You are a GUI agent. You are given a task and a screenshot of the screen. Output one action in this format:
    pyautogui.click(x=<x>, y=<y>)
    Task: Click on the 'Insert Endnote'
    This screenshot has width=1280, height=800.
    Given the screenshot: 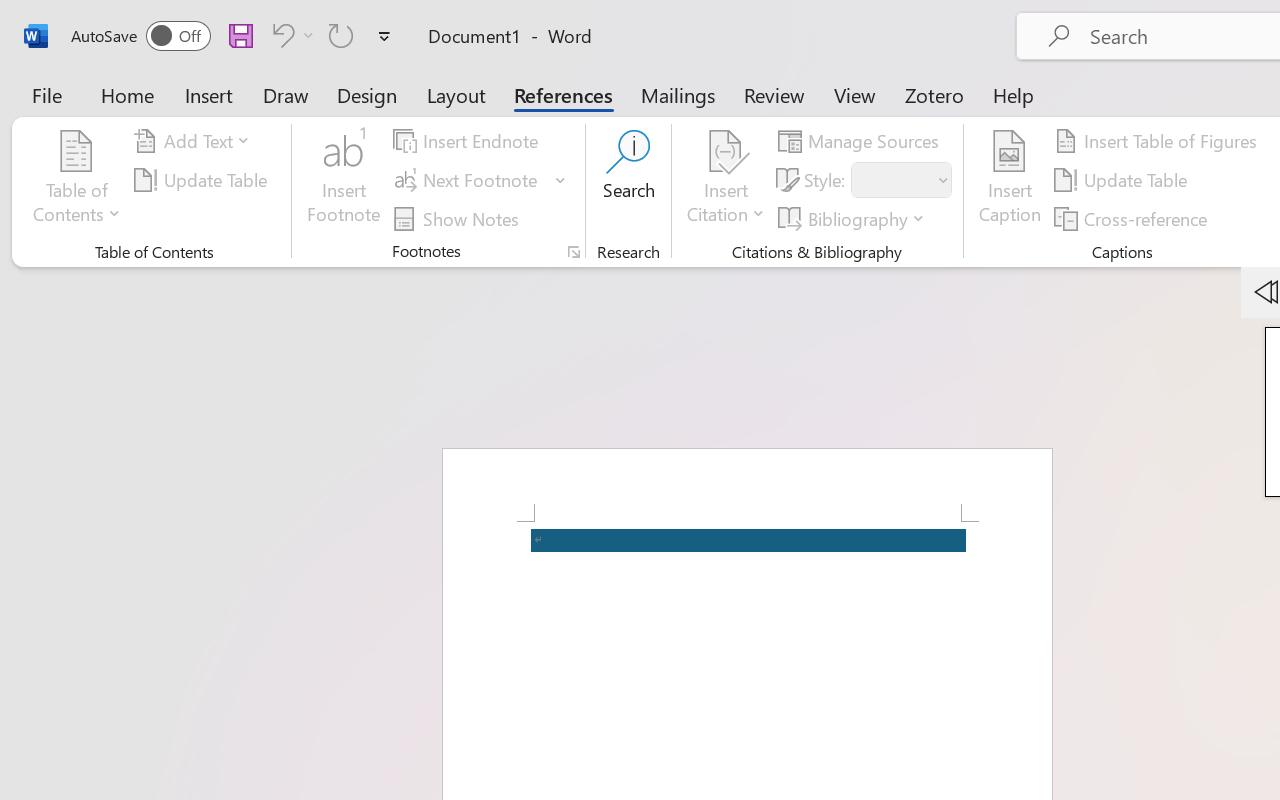 What is the action you would take?
    pyautogui.click(x=467, y=141)
    